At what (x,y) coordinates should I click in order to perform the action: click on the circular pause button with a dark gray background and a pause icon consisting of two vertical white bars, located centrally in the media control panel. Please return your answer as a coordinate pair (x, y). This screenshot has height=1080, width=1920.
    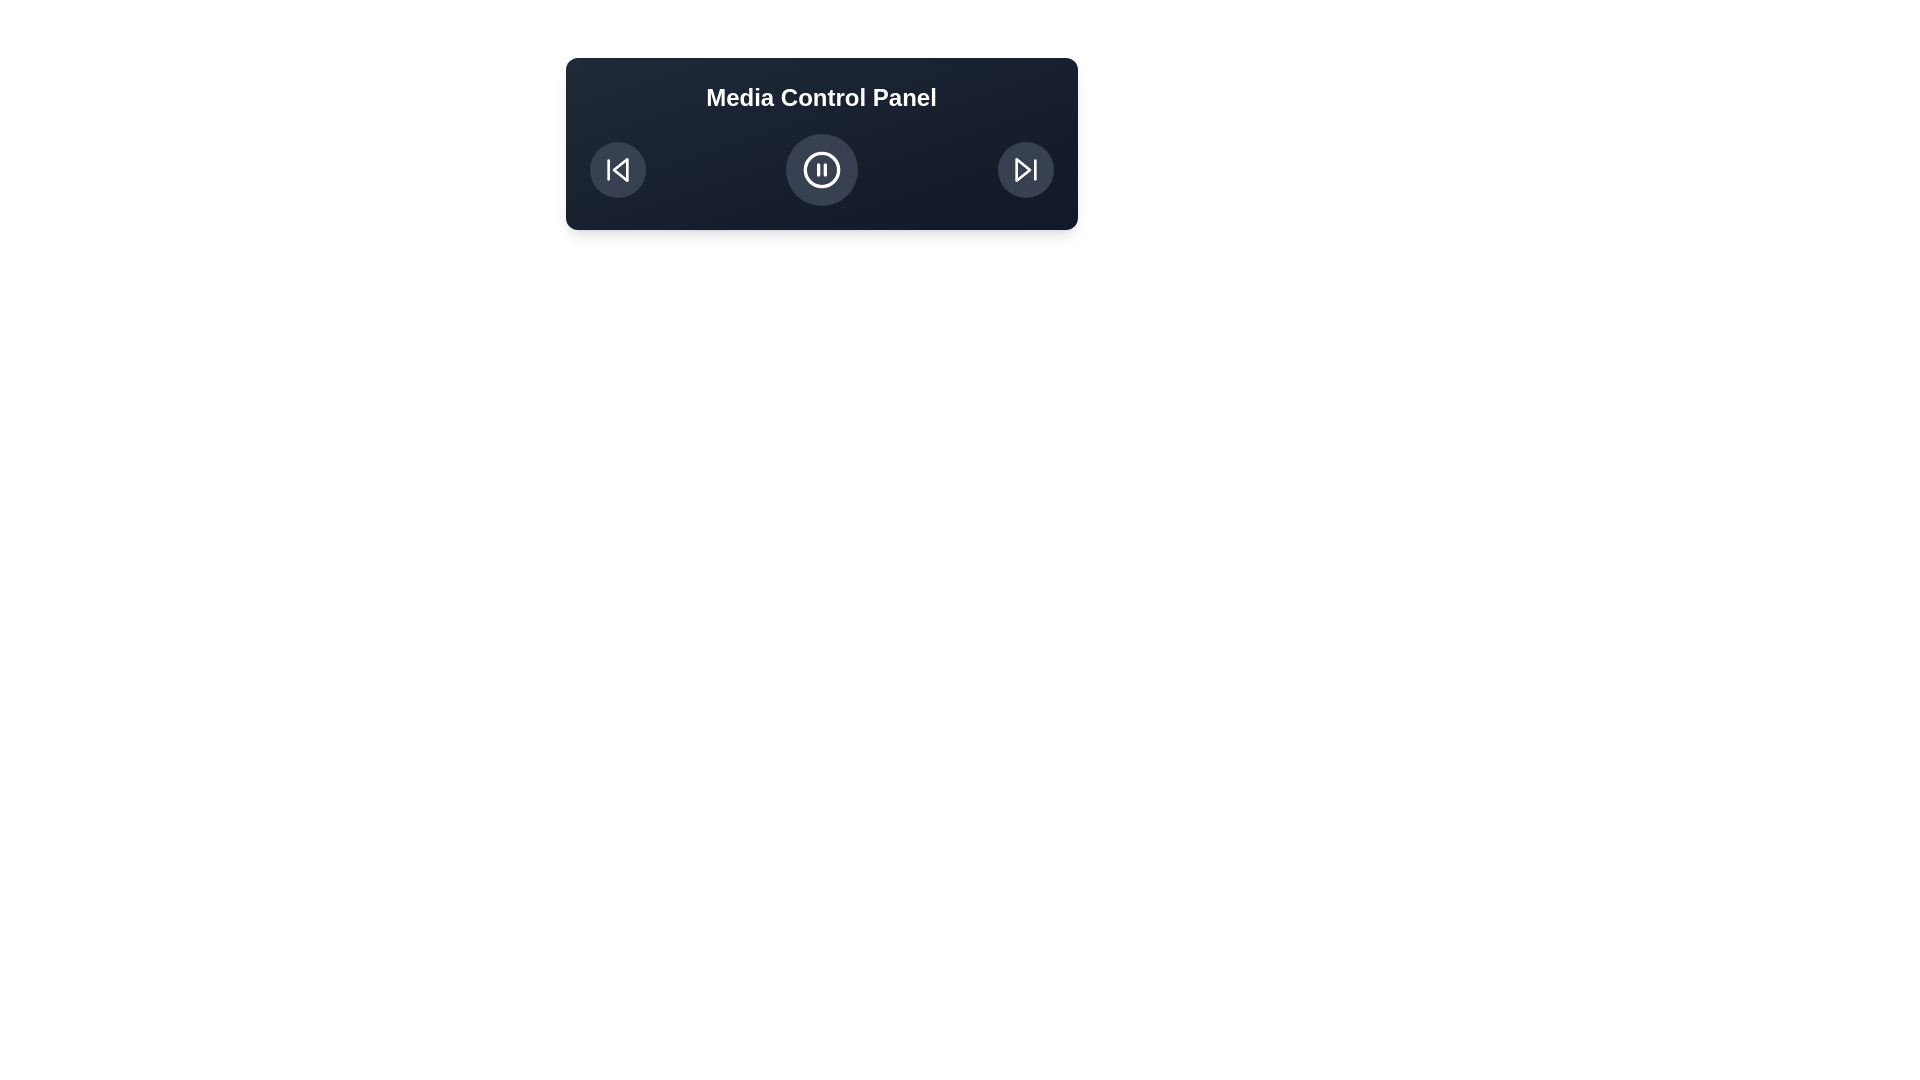
    Looking at the image, I should click on (821, 168).